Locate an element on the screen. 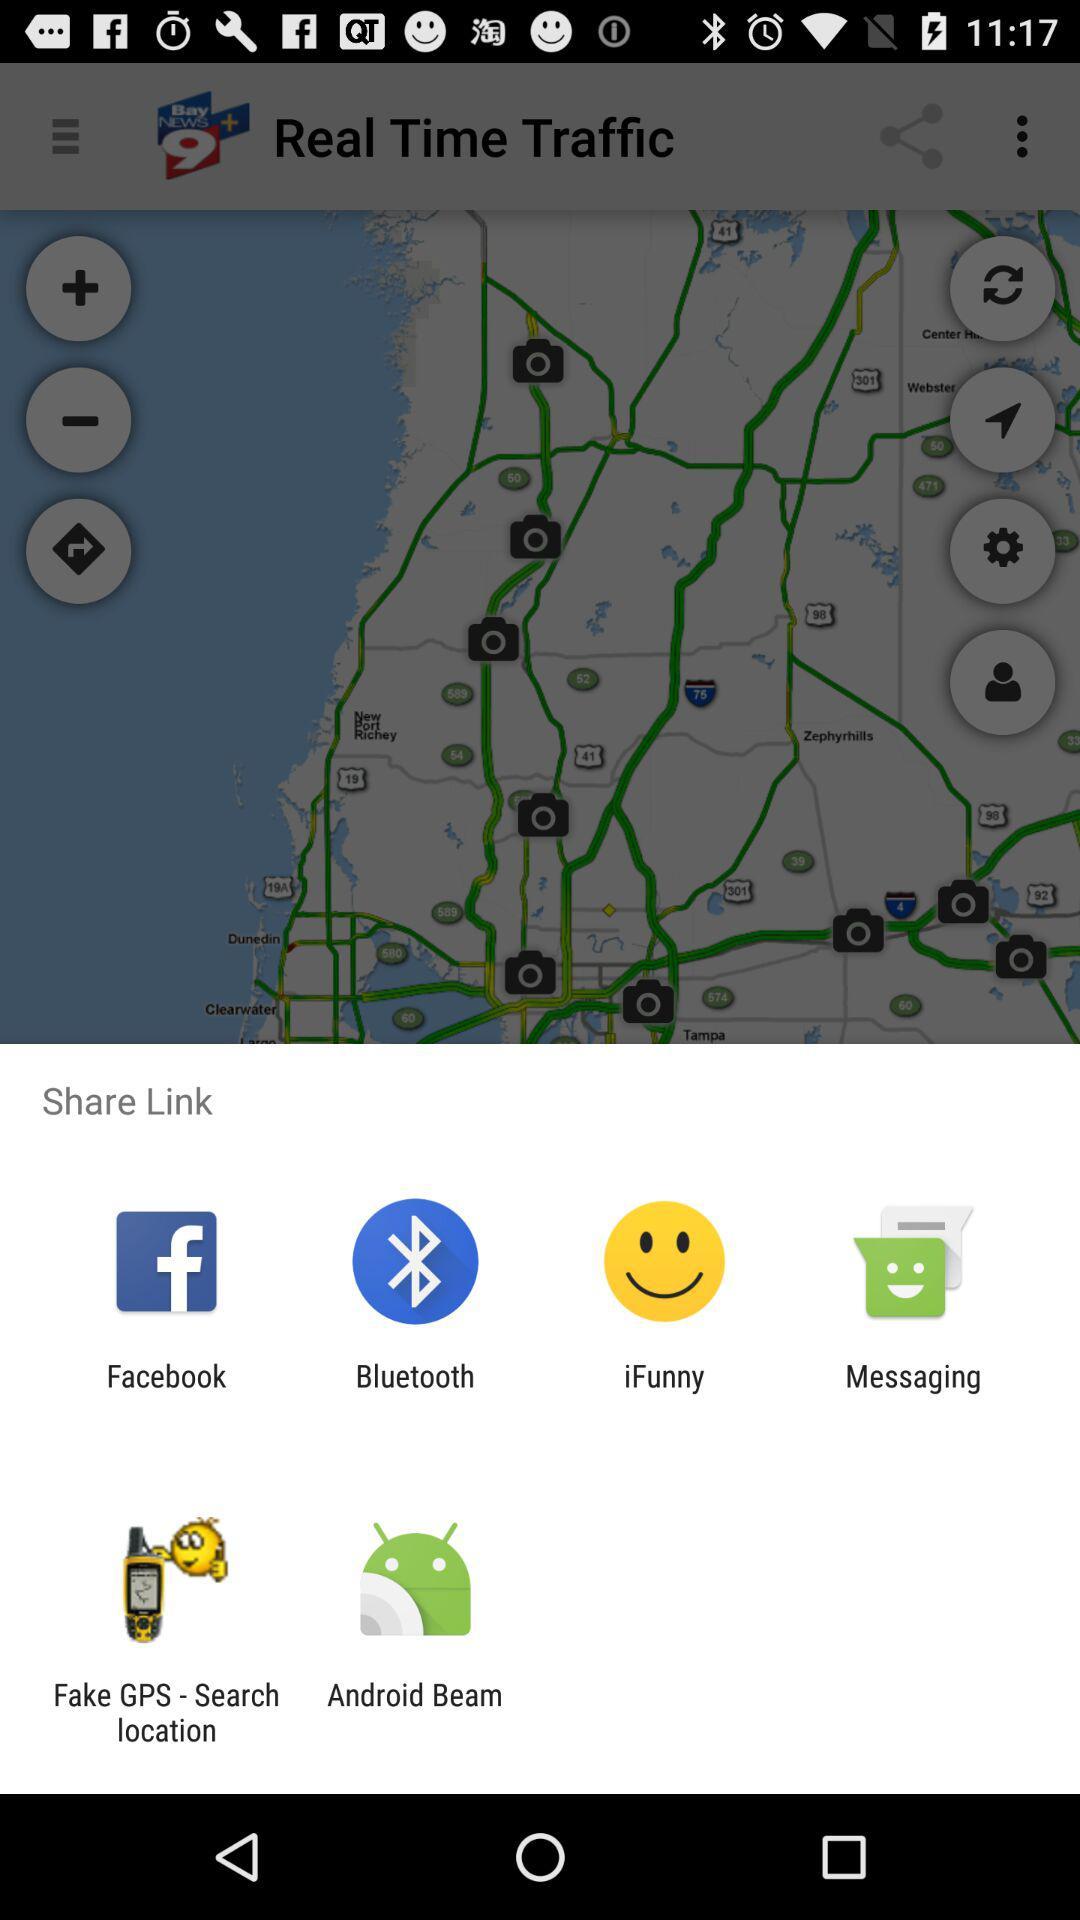 The width and height of the screenshot is (1080, 1920). item next to bluetooth icon is located at coordinates (664, 1392).